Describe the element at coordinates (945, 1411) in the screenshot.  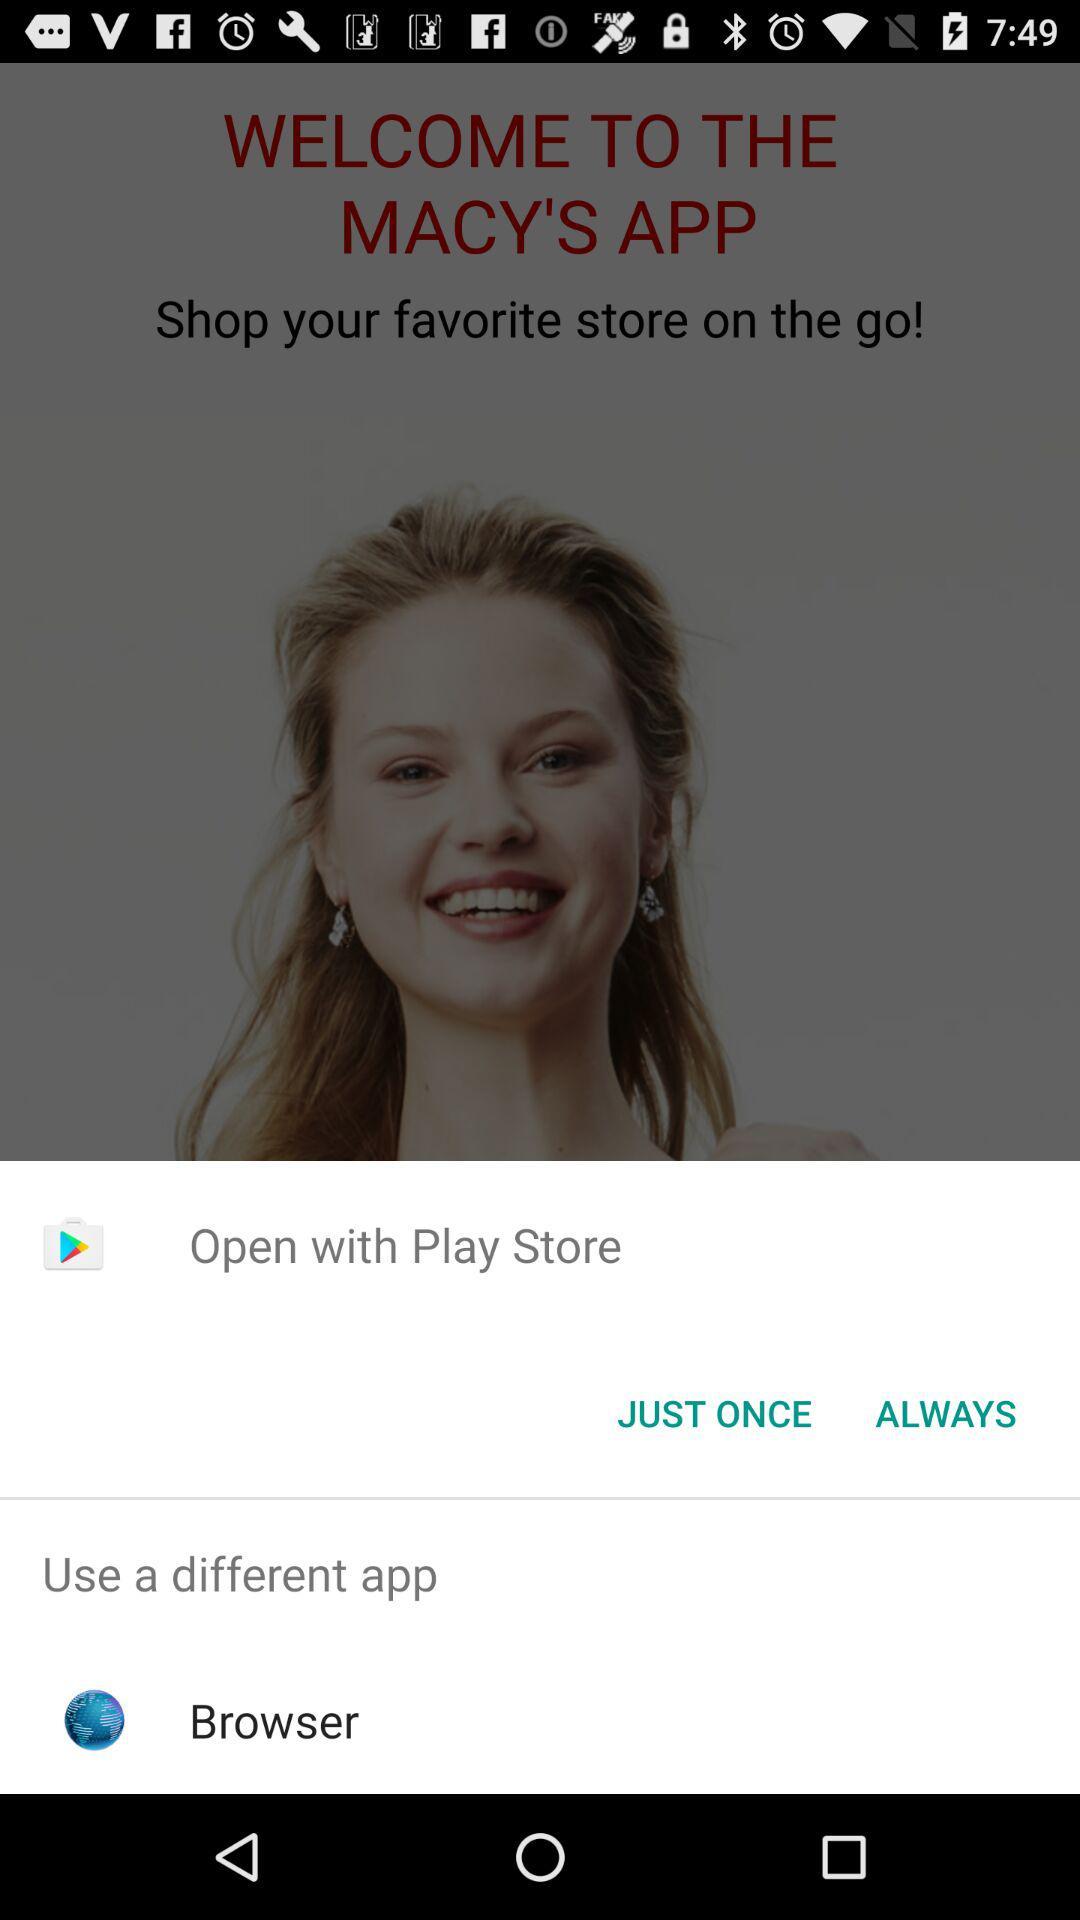
I see `item at the bottom right corner` at that location.